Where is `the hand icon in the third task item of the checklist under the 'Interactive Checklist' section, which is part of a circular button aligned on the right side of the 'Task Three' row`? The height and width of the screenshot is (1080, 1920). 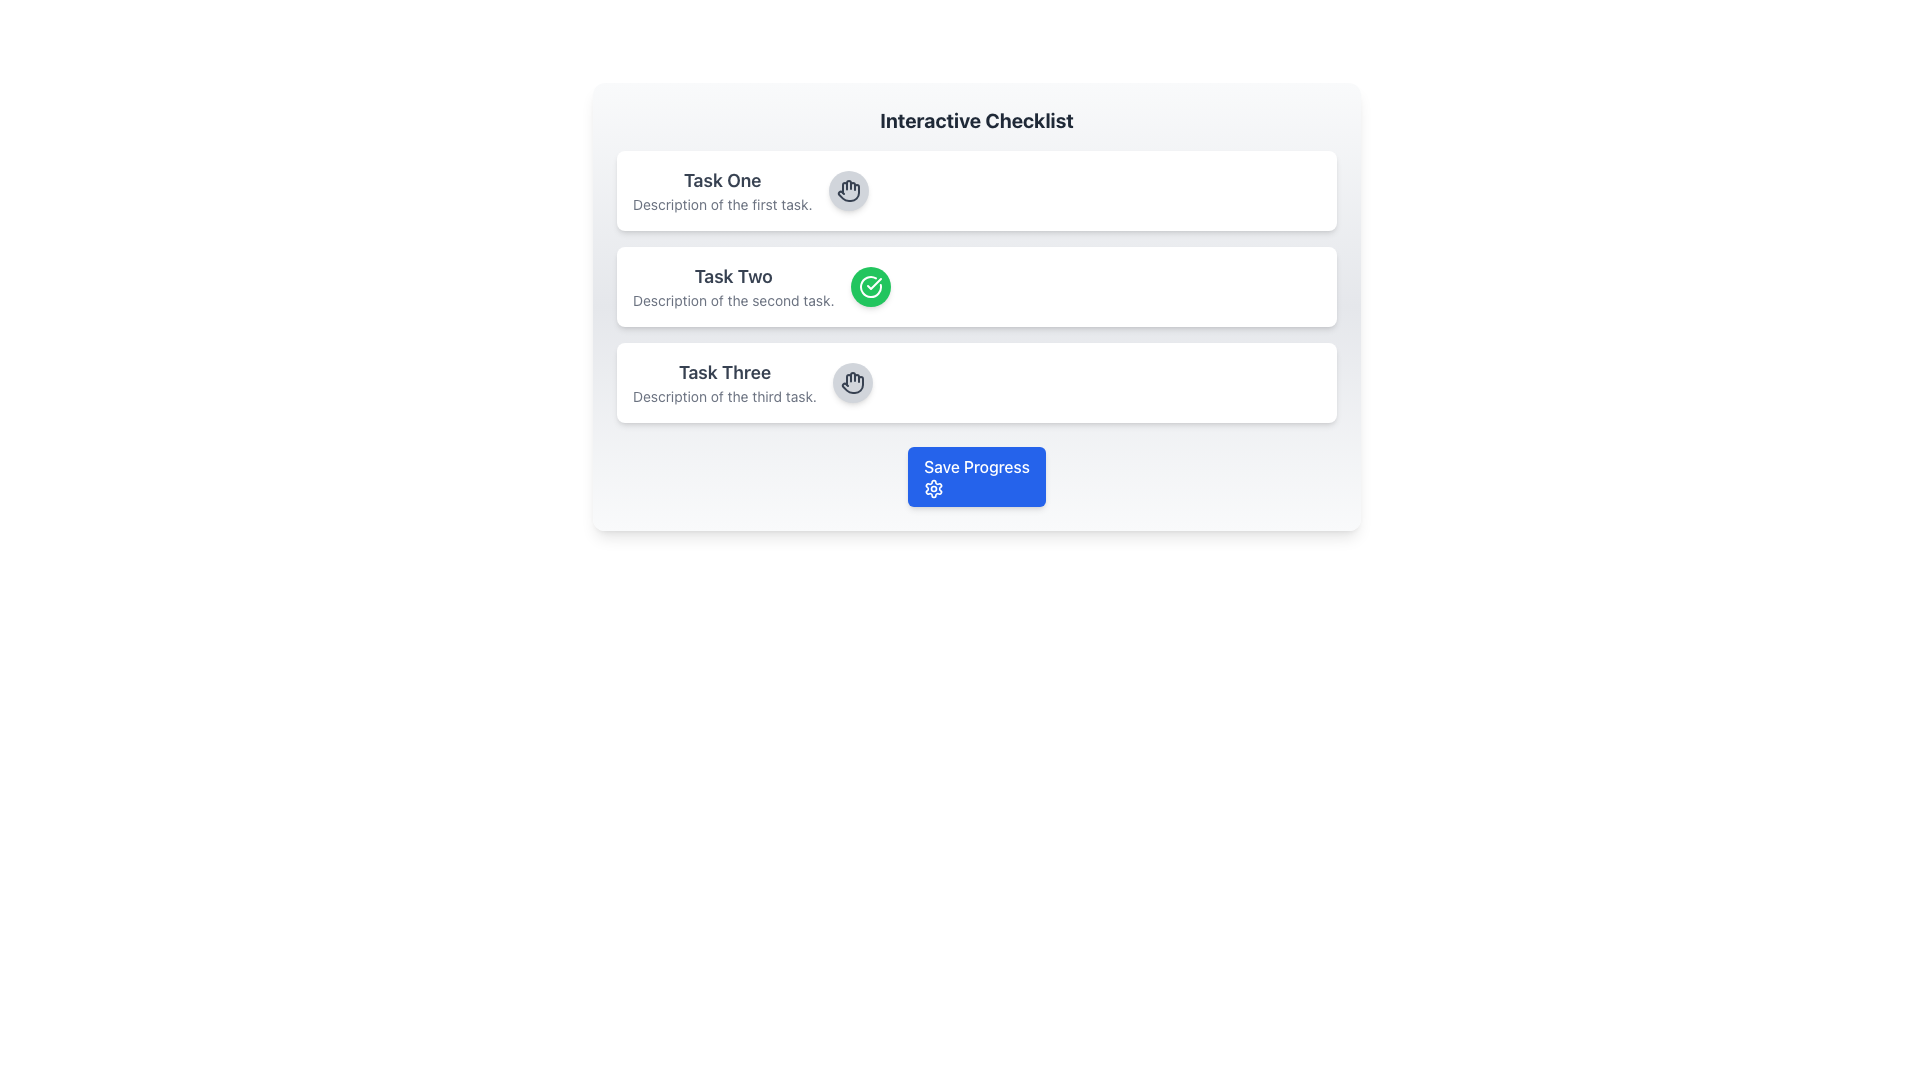
the hand icon in the third task item of the checklist under the 'Interactive Checklist' section, which is part of a circular button aligned on the right side of the 'Task Three' row is located at coordinates (848, 191).